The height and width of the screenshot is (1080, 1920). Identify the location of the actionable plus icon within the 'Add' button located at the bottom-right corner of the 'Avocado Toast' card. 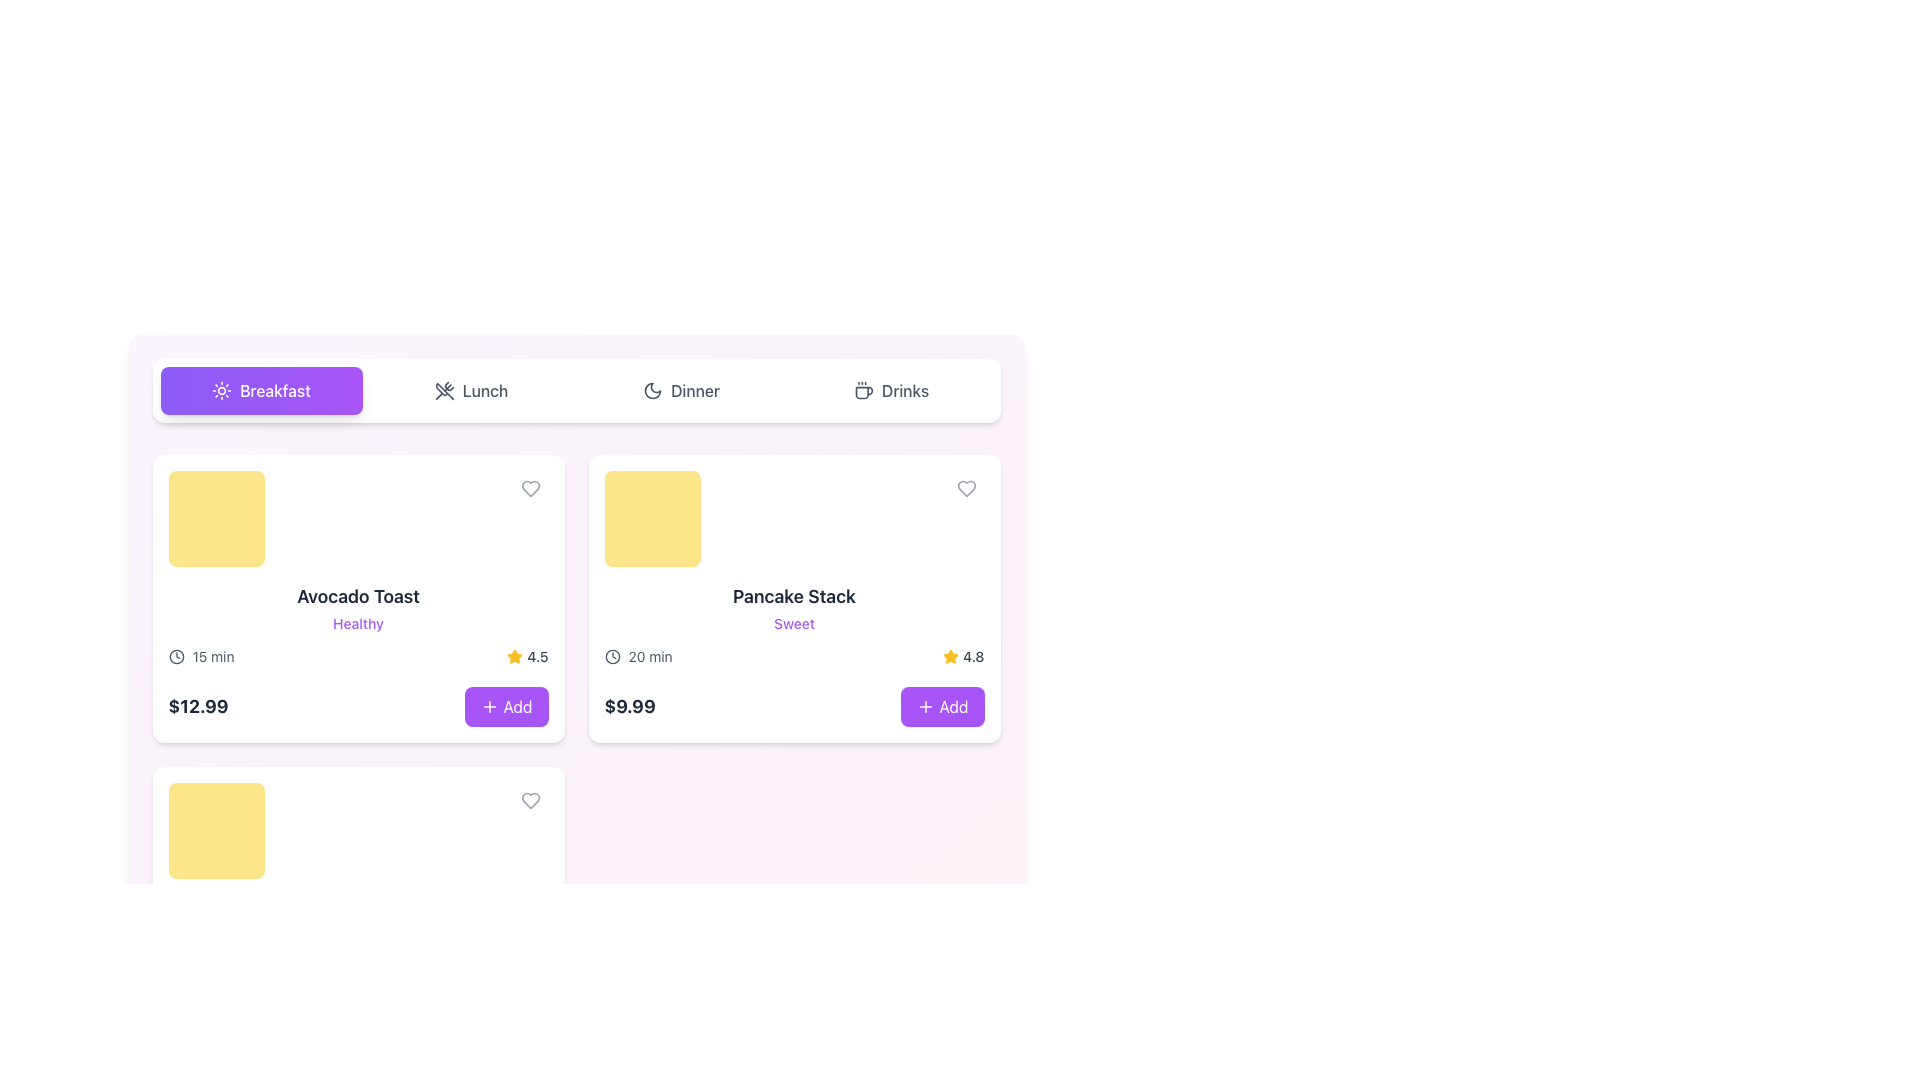
(490, 705).